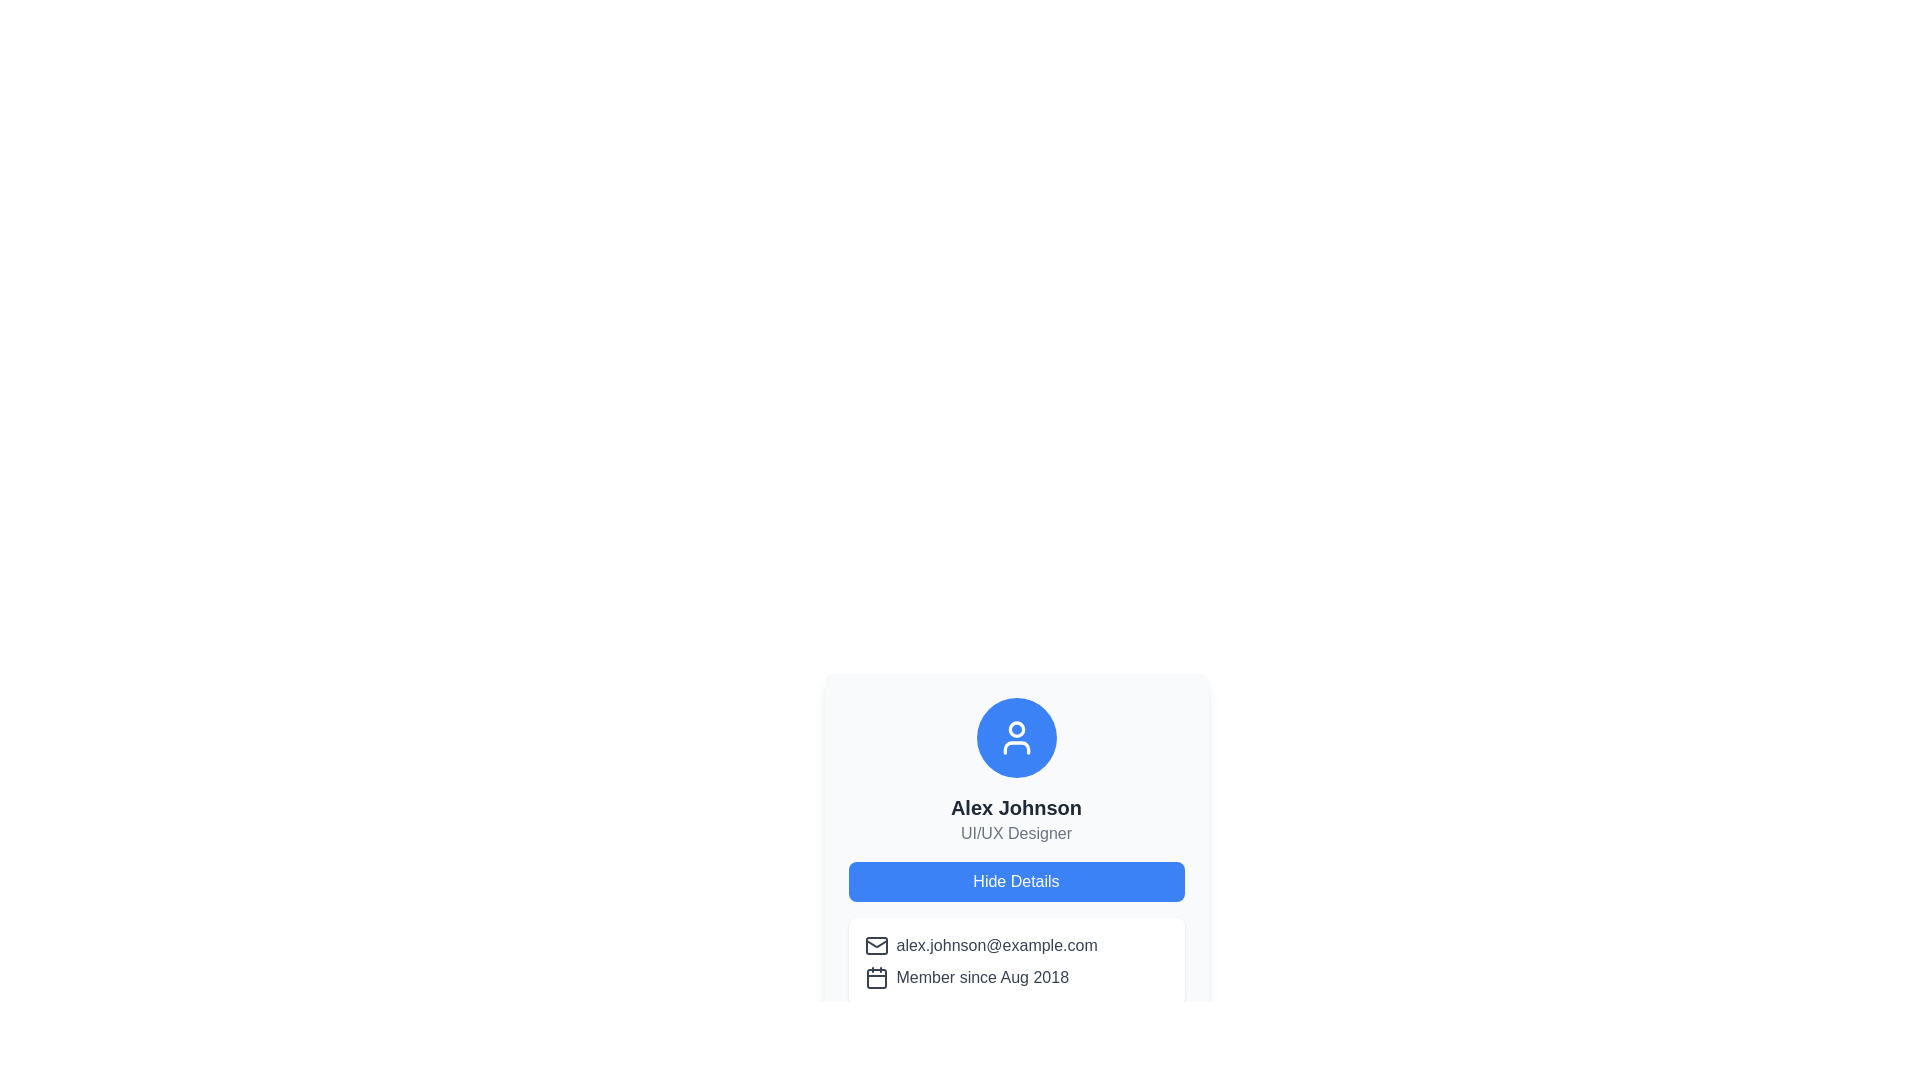  I want to click on the blue circular avatar icon that features a white silhouette of a person at its center, located at the top center of the profile card layout above the text 'Alex Johnson' and 'UI/UX Designer', so click(1016, 737).